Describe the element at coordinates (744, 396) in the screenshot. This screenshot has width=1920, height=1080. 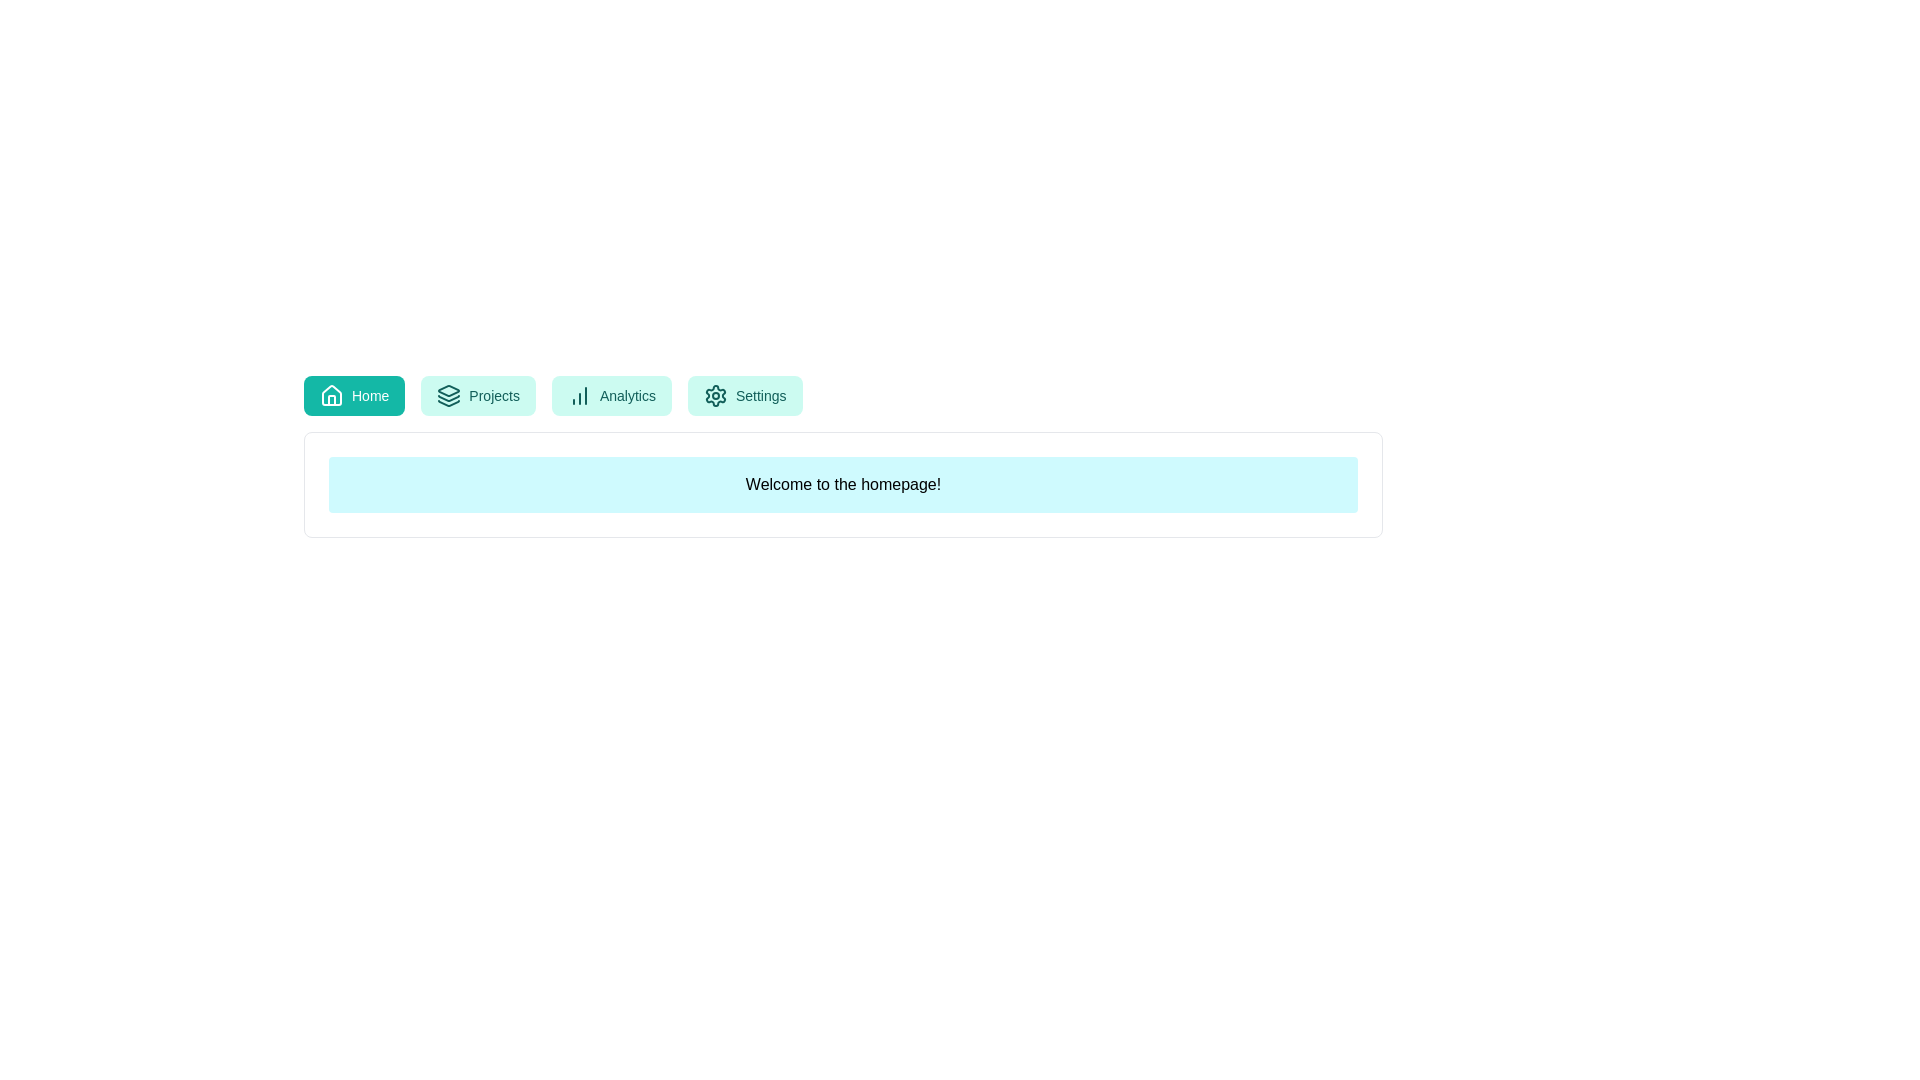
I see `the button labeled Settings to explore its hover effect` at that location.